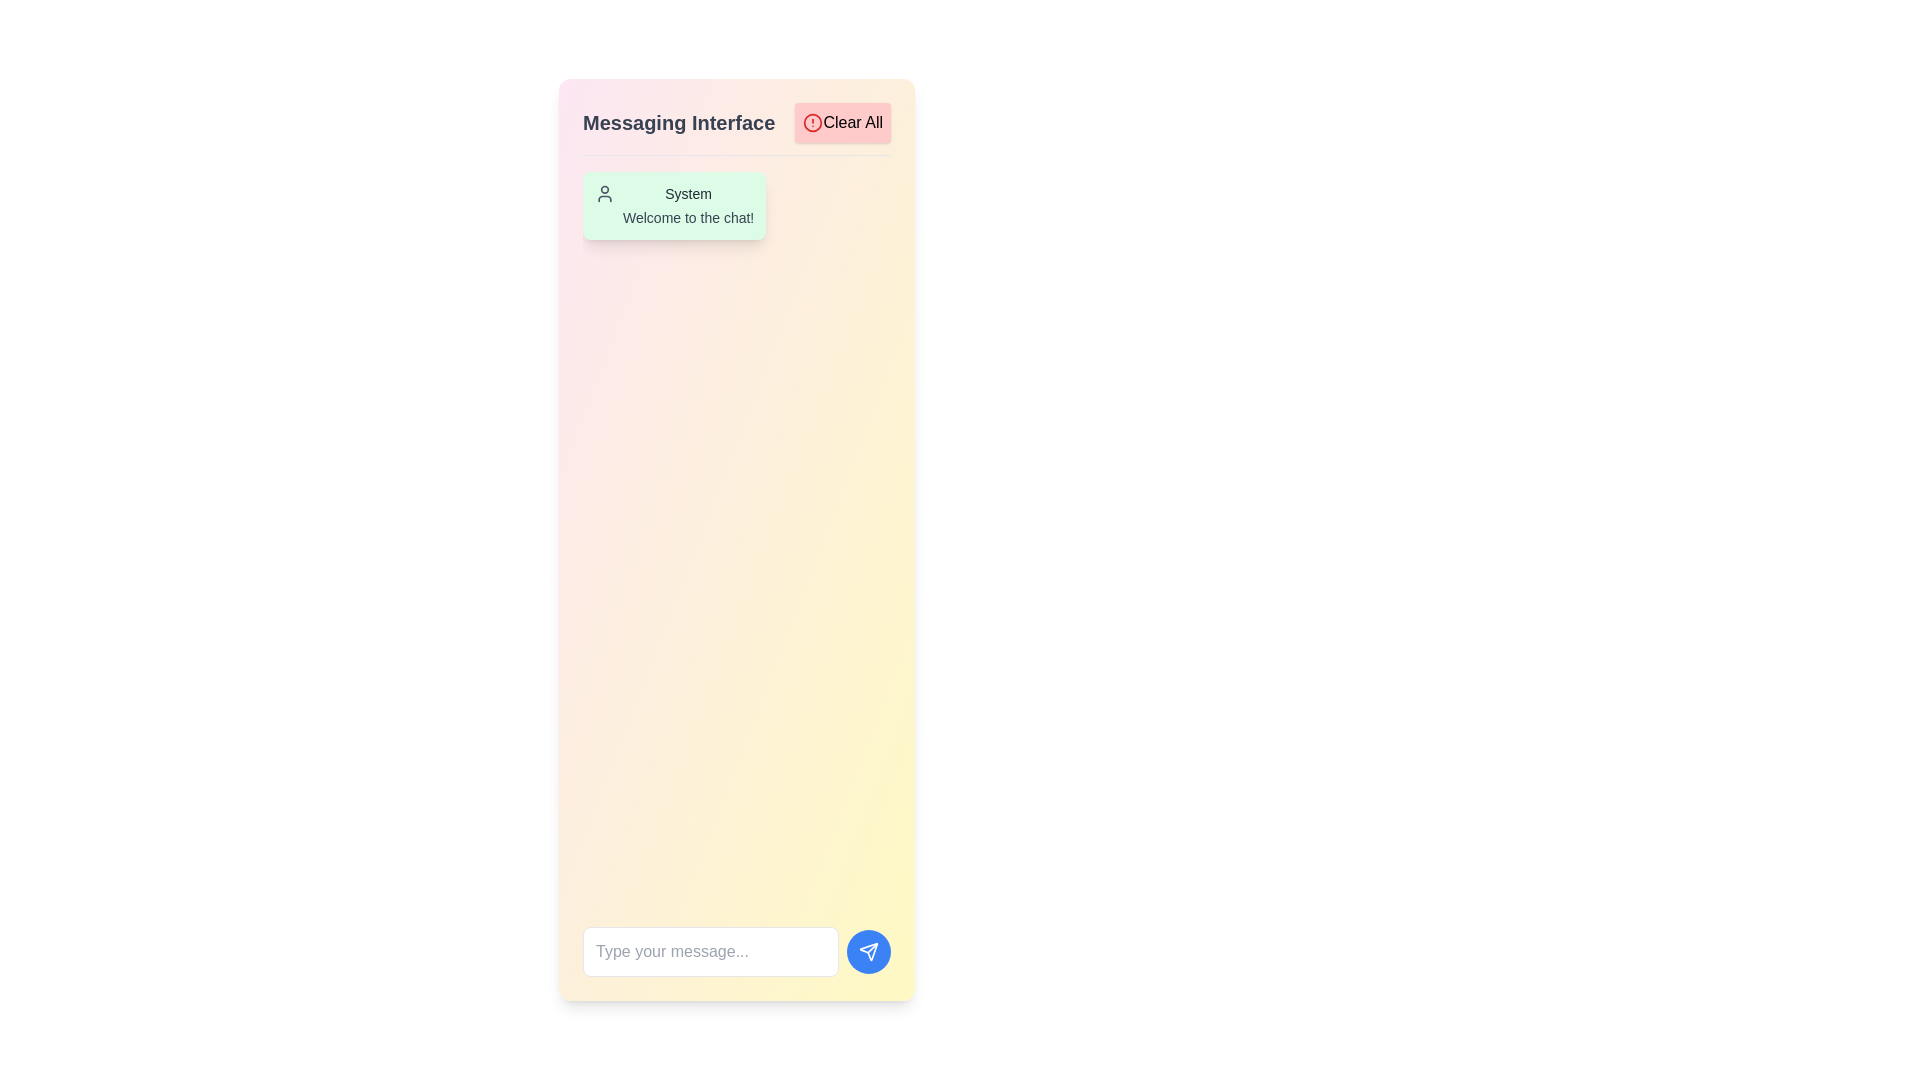 This screenshot has height=1080, width=1920. What do you see at coordinates (813, 123) in the screenshot?
I see `the SVG Circle element, which is a circular graphic component with a hollow center located inside the 'Clear All' button at the top-right corner of the interface` at bounding box center [813, 123].